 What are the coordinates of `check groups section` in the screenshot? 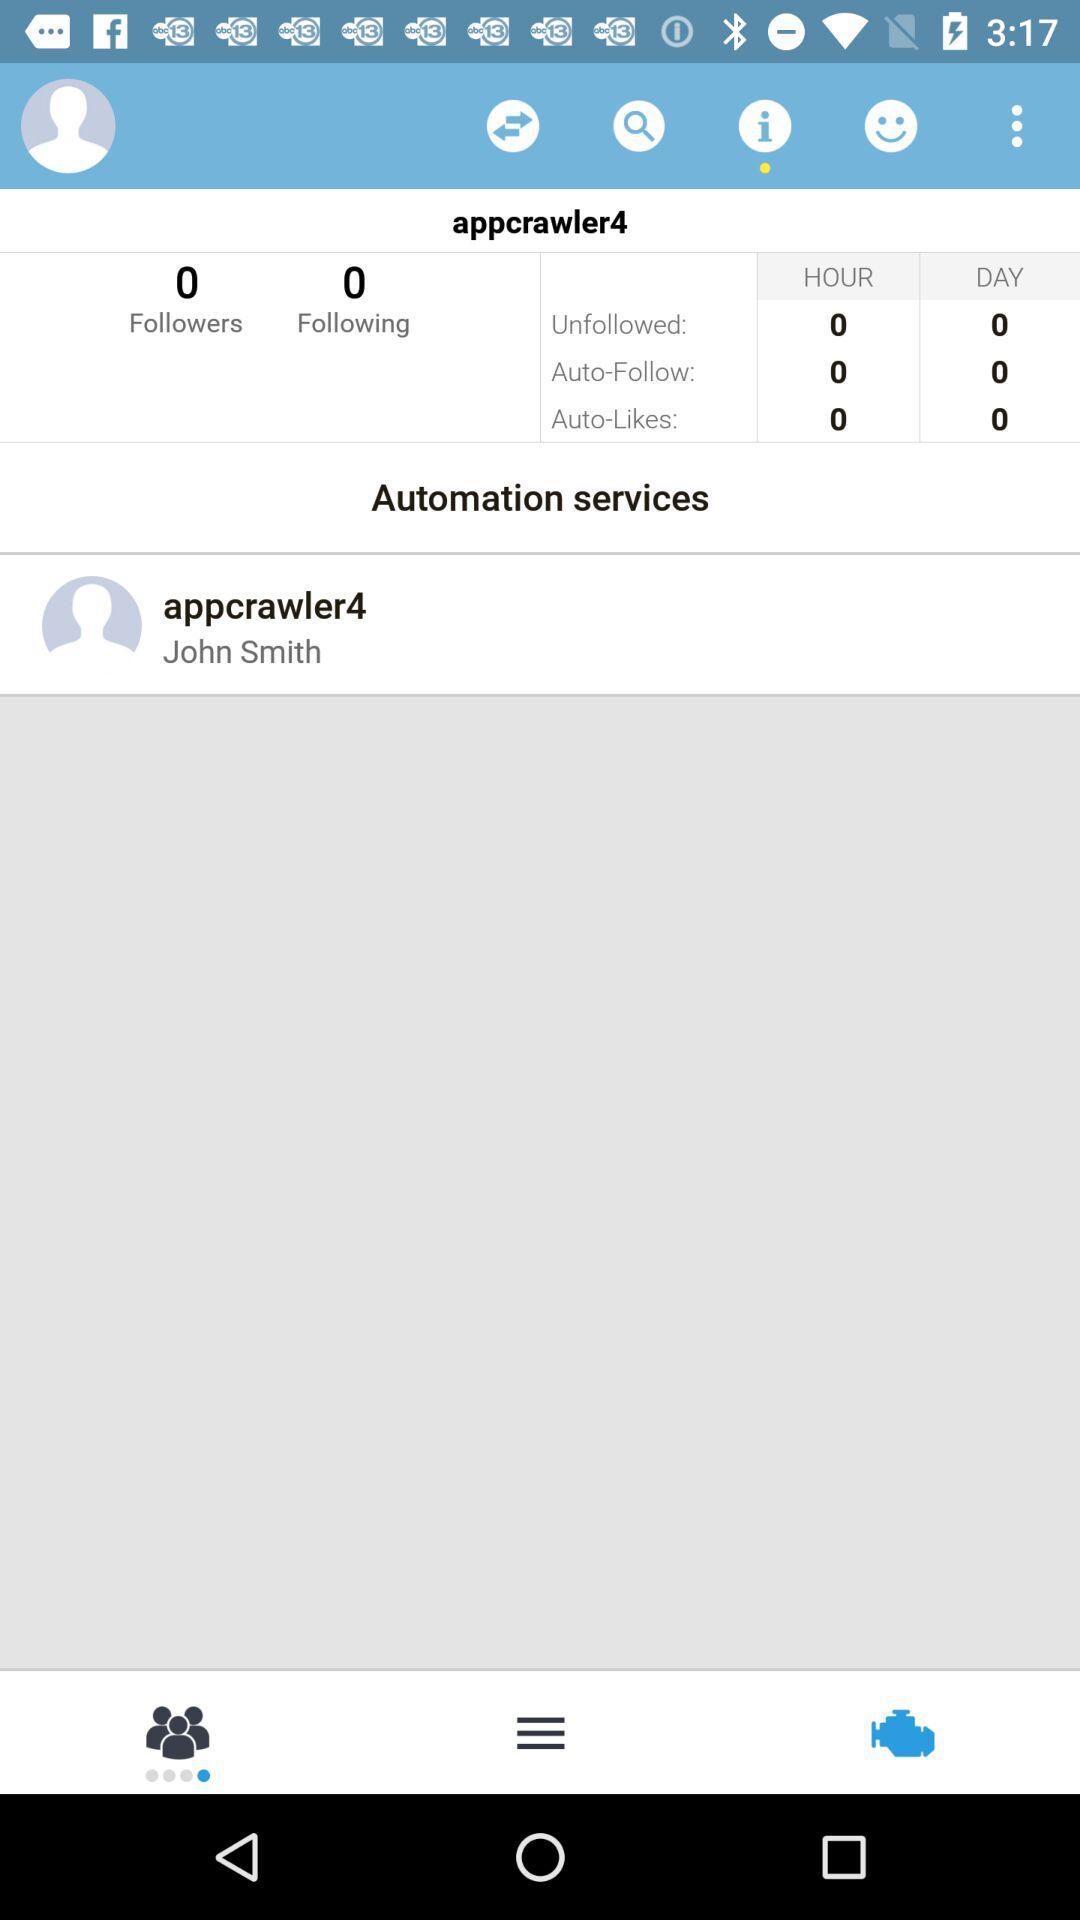 It's located at (178, 1730).